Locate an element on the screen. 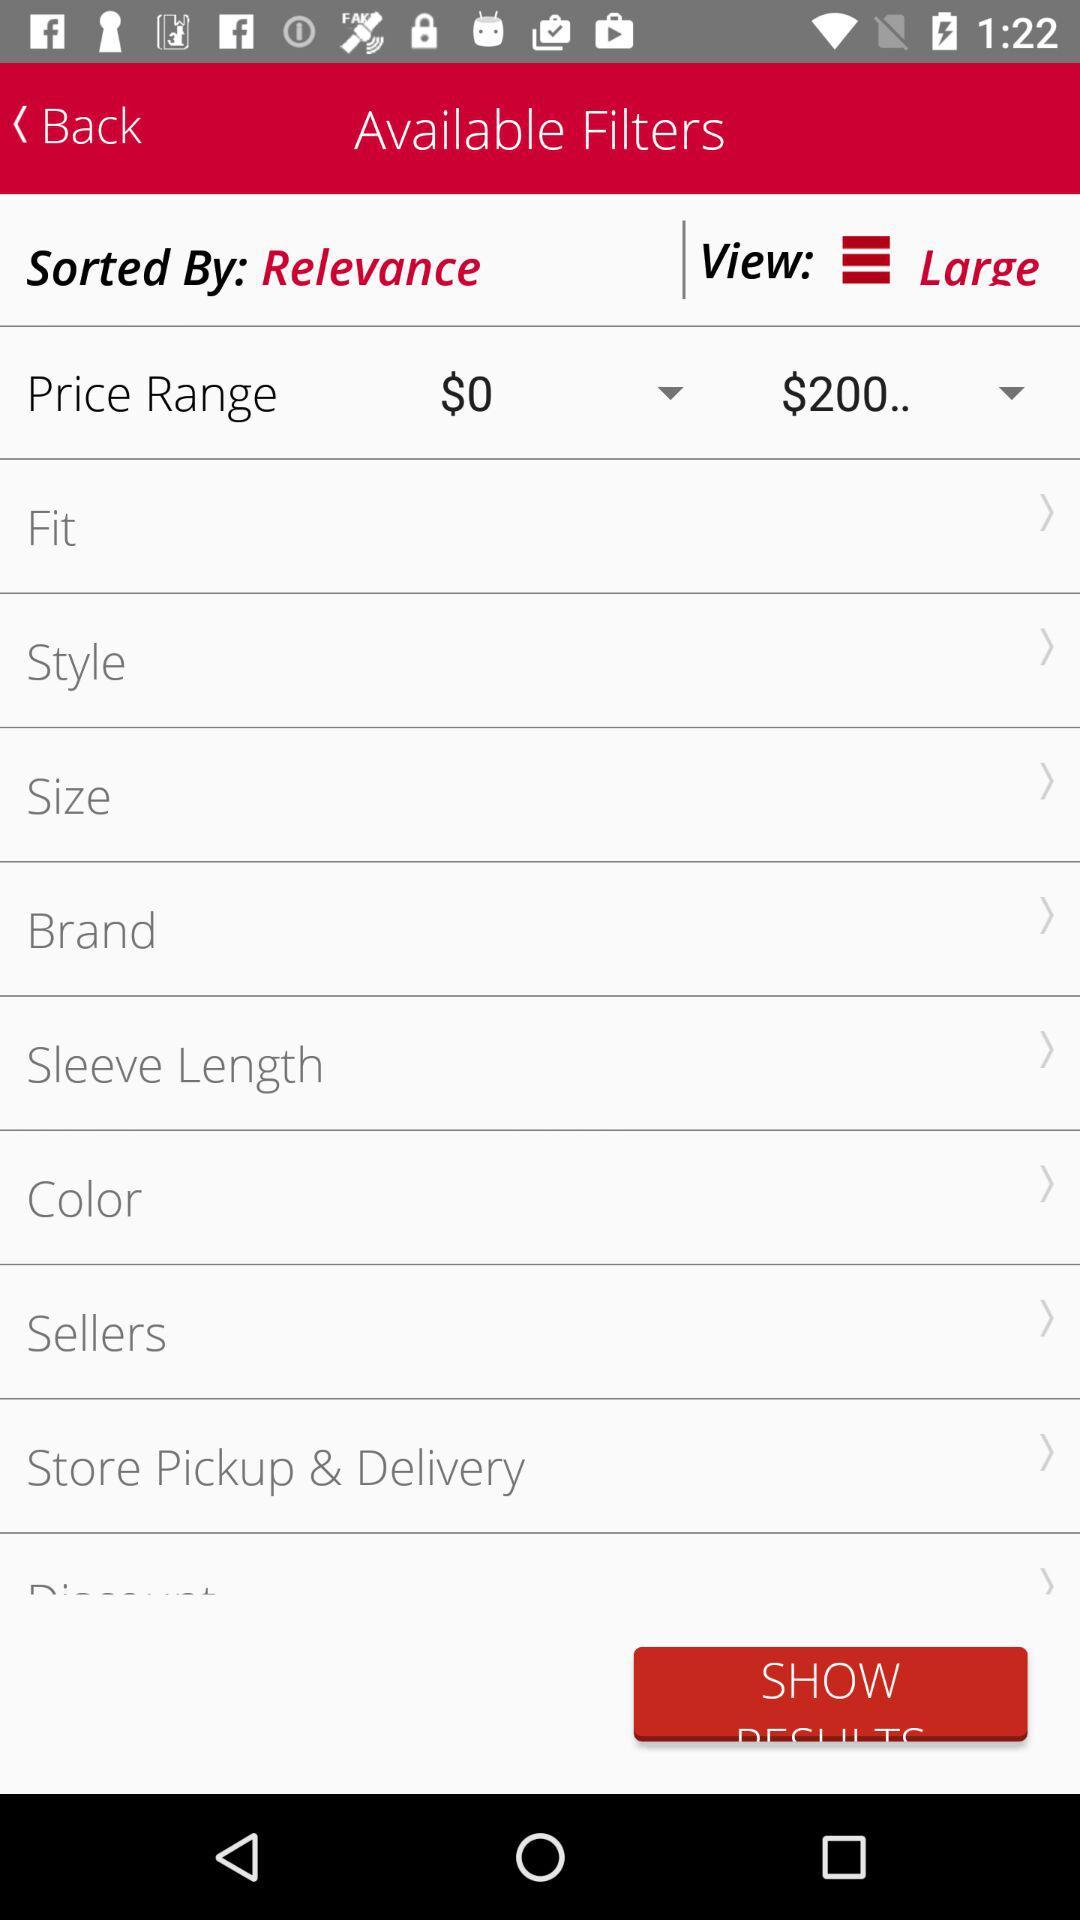 This screenshot has width=1080, height=1920. icon below available filters icon is located at coordinates (371, 258).